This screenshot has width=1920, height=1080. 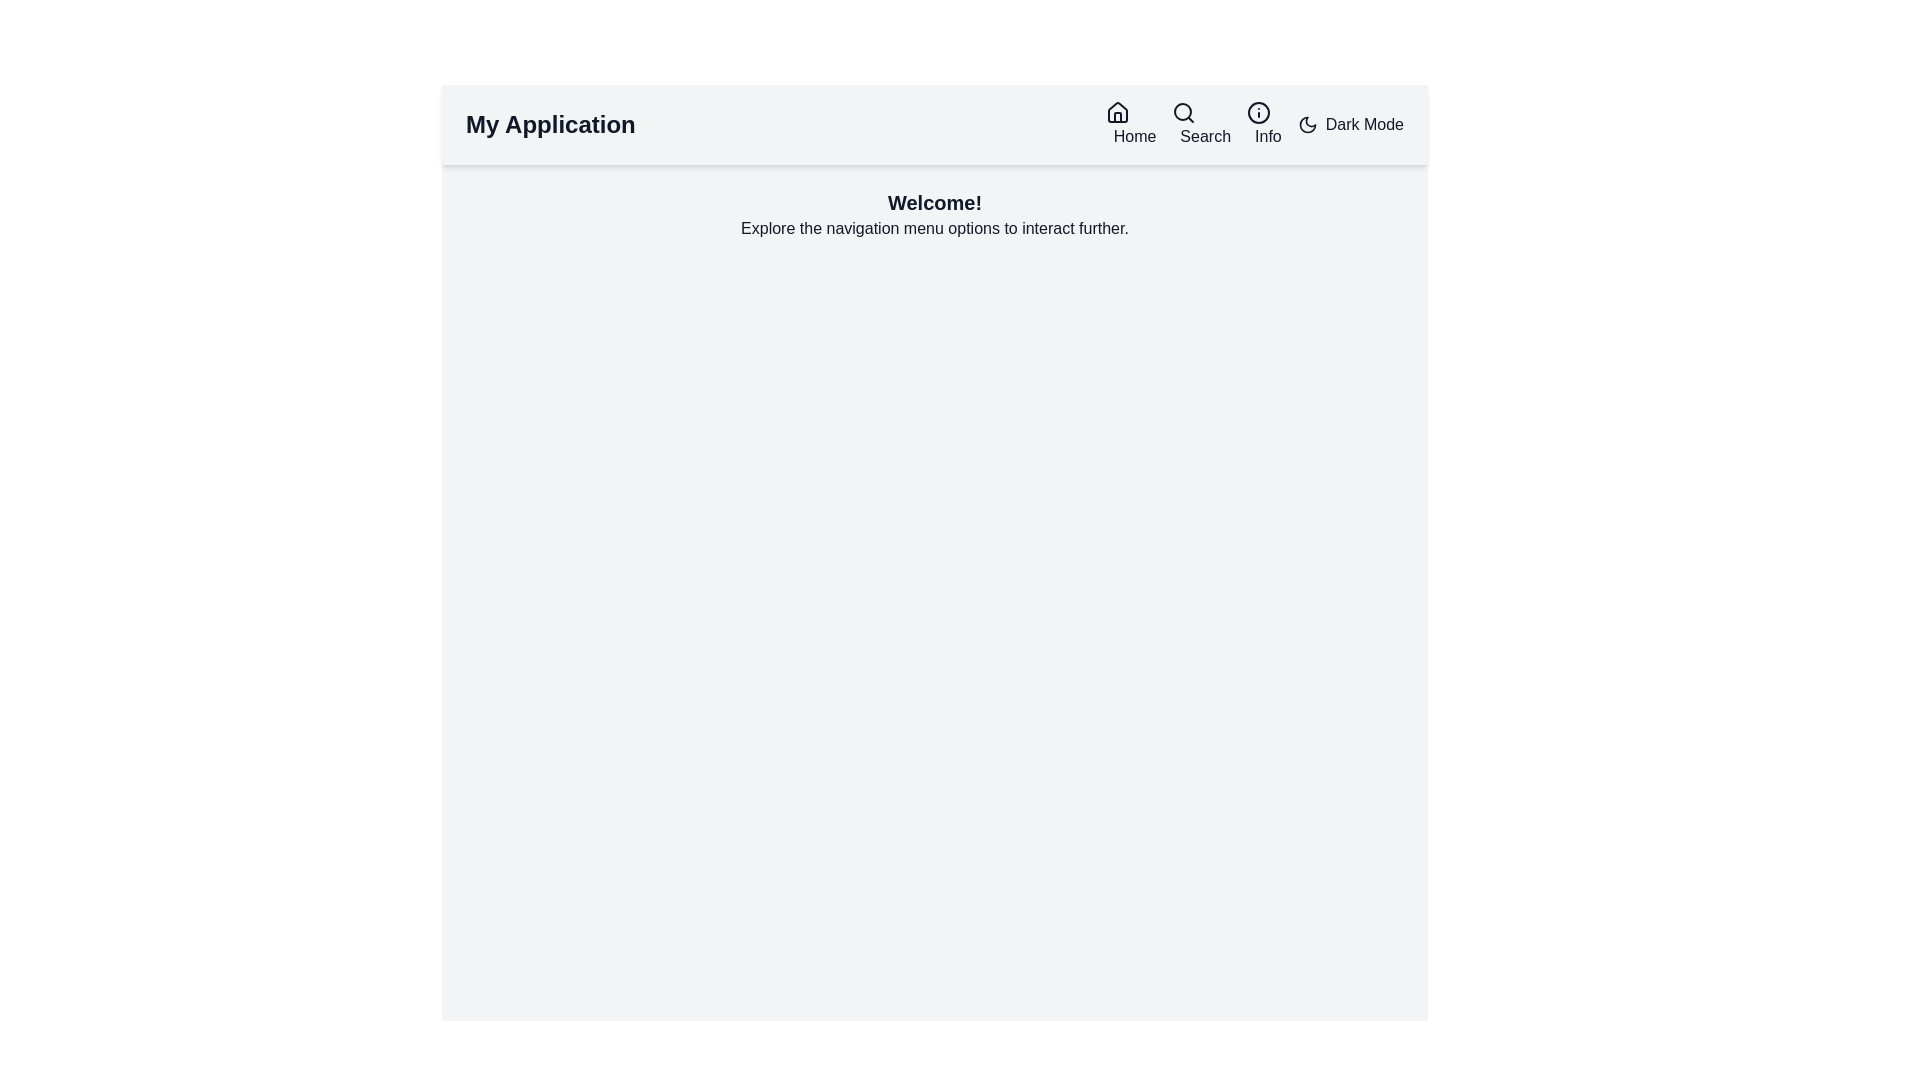 I want to click on the 'Navigation Menu' located in the top-right section of the navigation bar, so click(x=1253, y=124).